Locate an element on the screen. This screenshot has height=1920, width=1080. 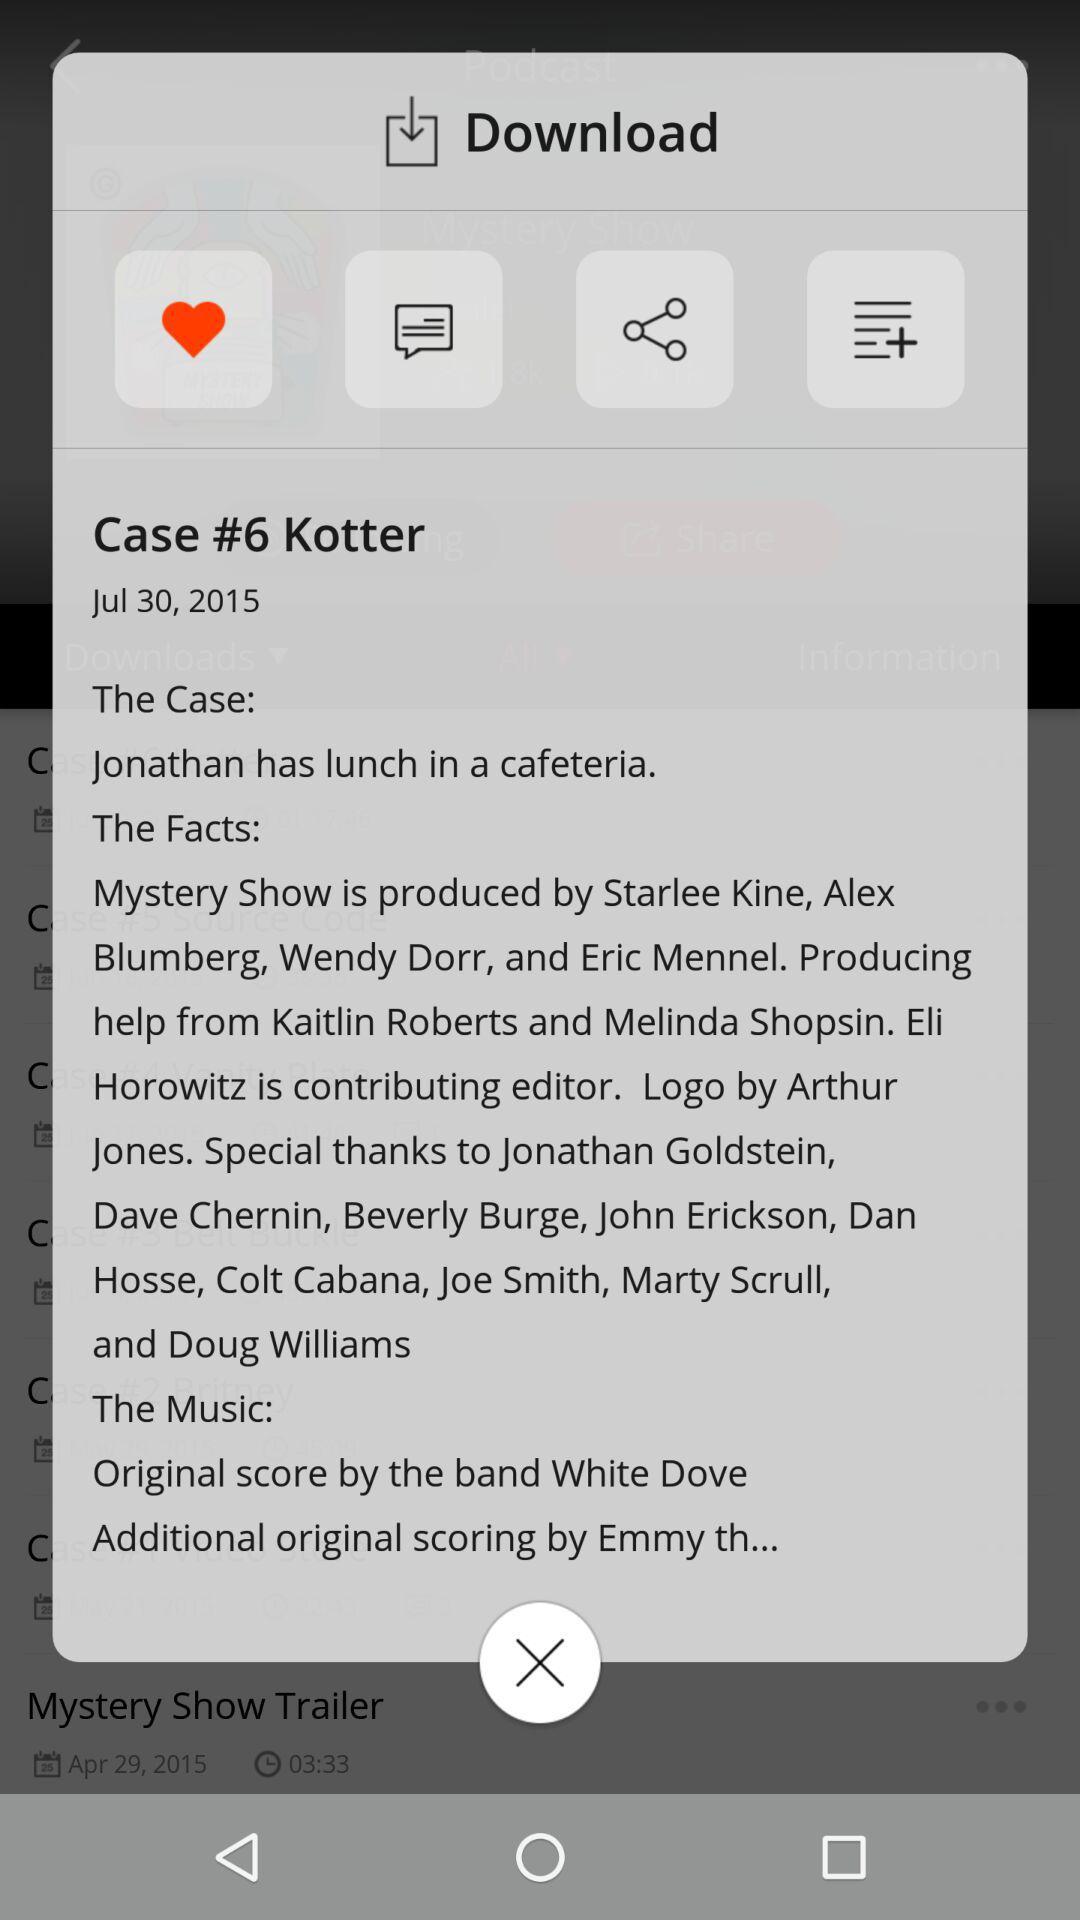
the chat icon is located at coordinates (422, 352).